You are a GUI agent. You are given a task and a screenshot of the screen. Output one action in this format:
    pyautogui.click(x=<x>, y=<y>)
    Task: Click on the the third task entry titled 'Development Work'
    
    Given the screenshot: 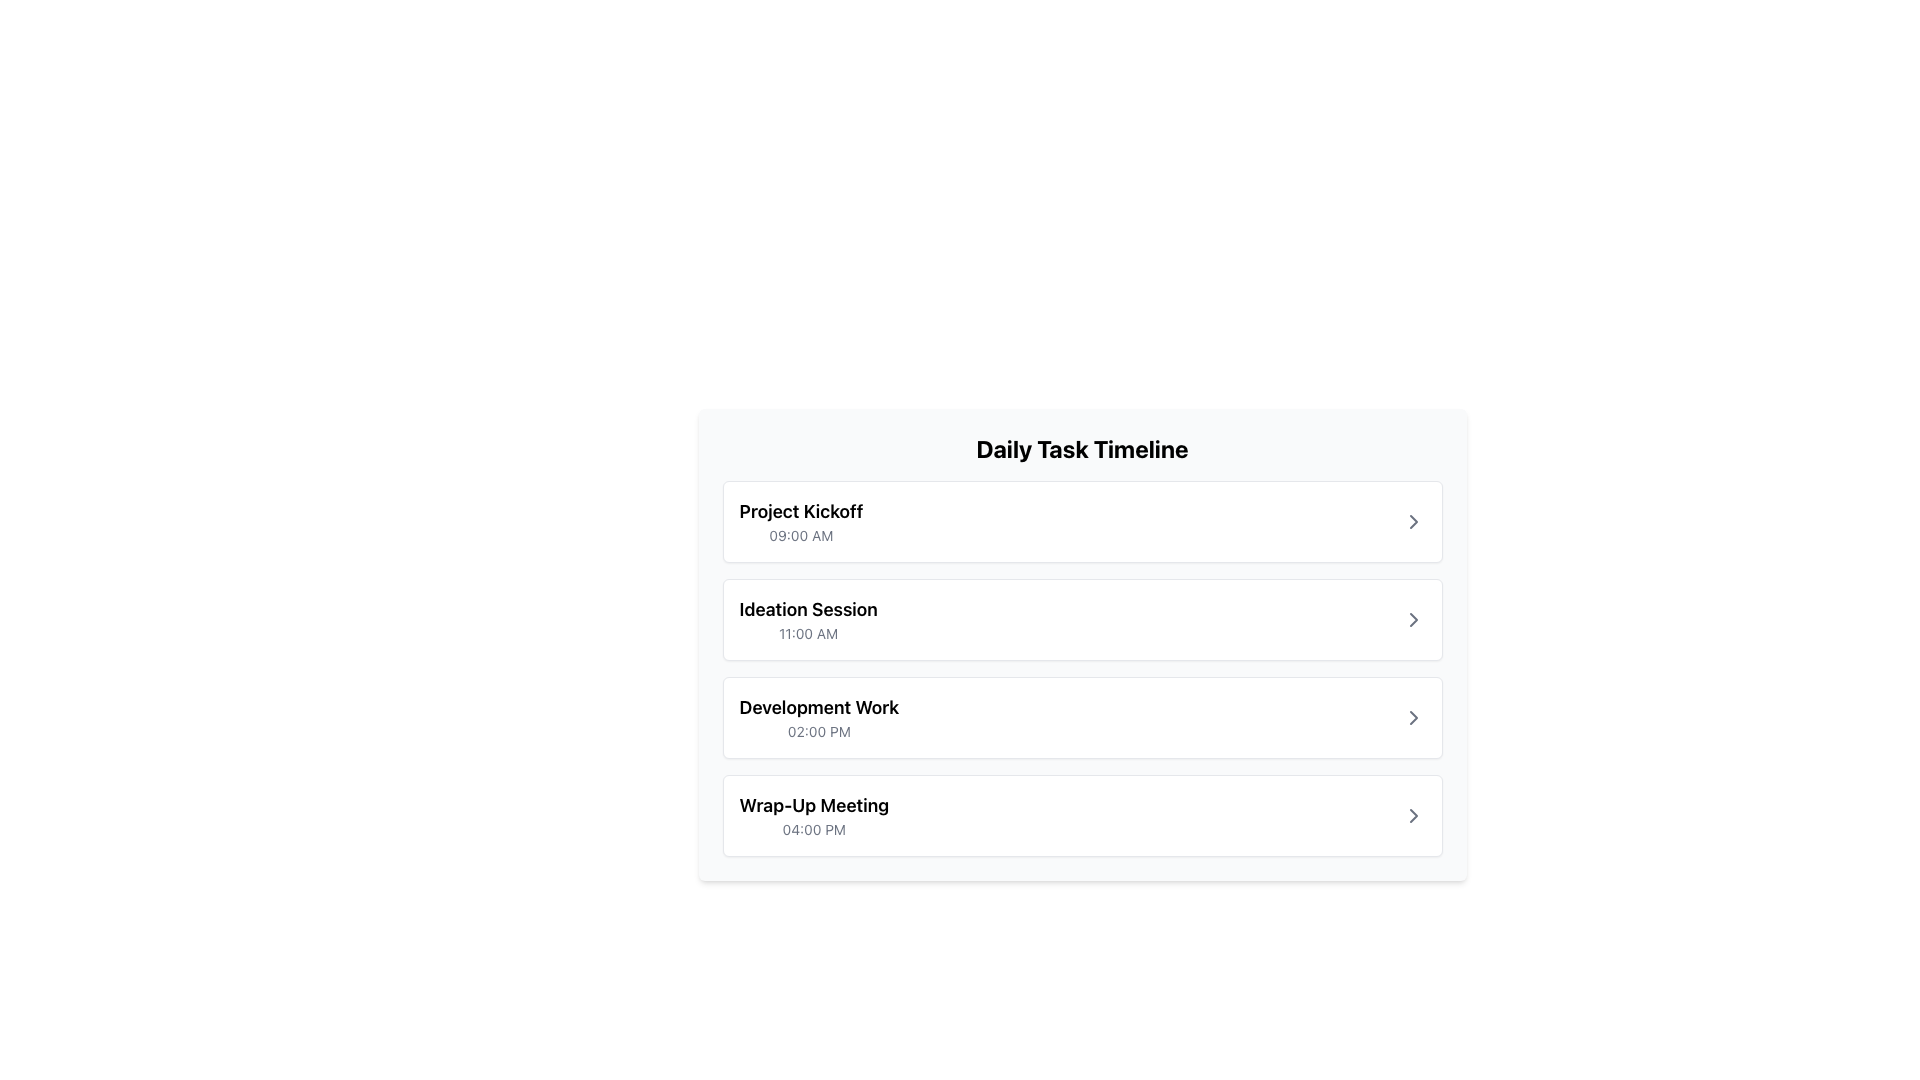 What is the action you would take?
    pyautogui.click(x=1081, y=716)
    